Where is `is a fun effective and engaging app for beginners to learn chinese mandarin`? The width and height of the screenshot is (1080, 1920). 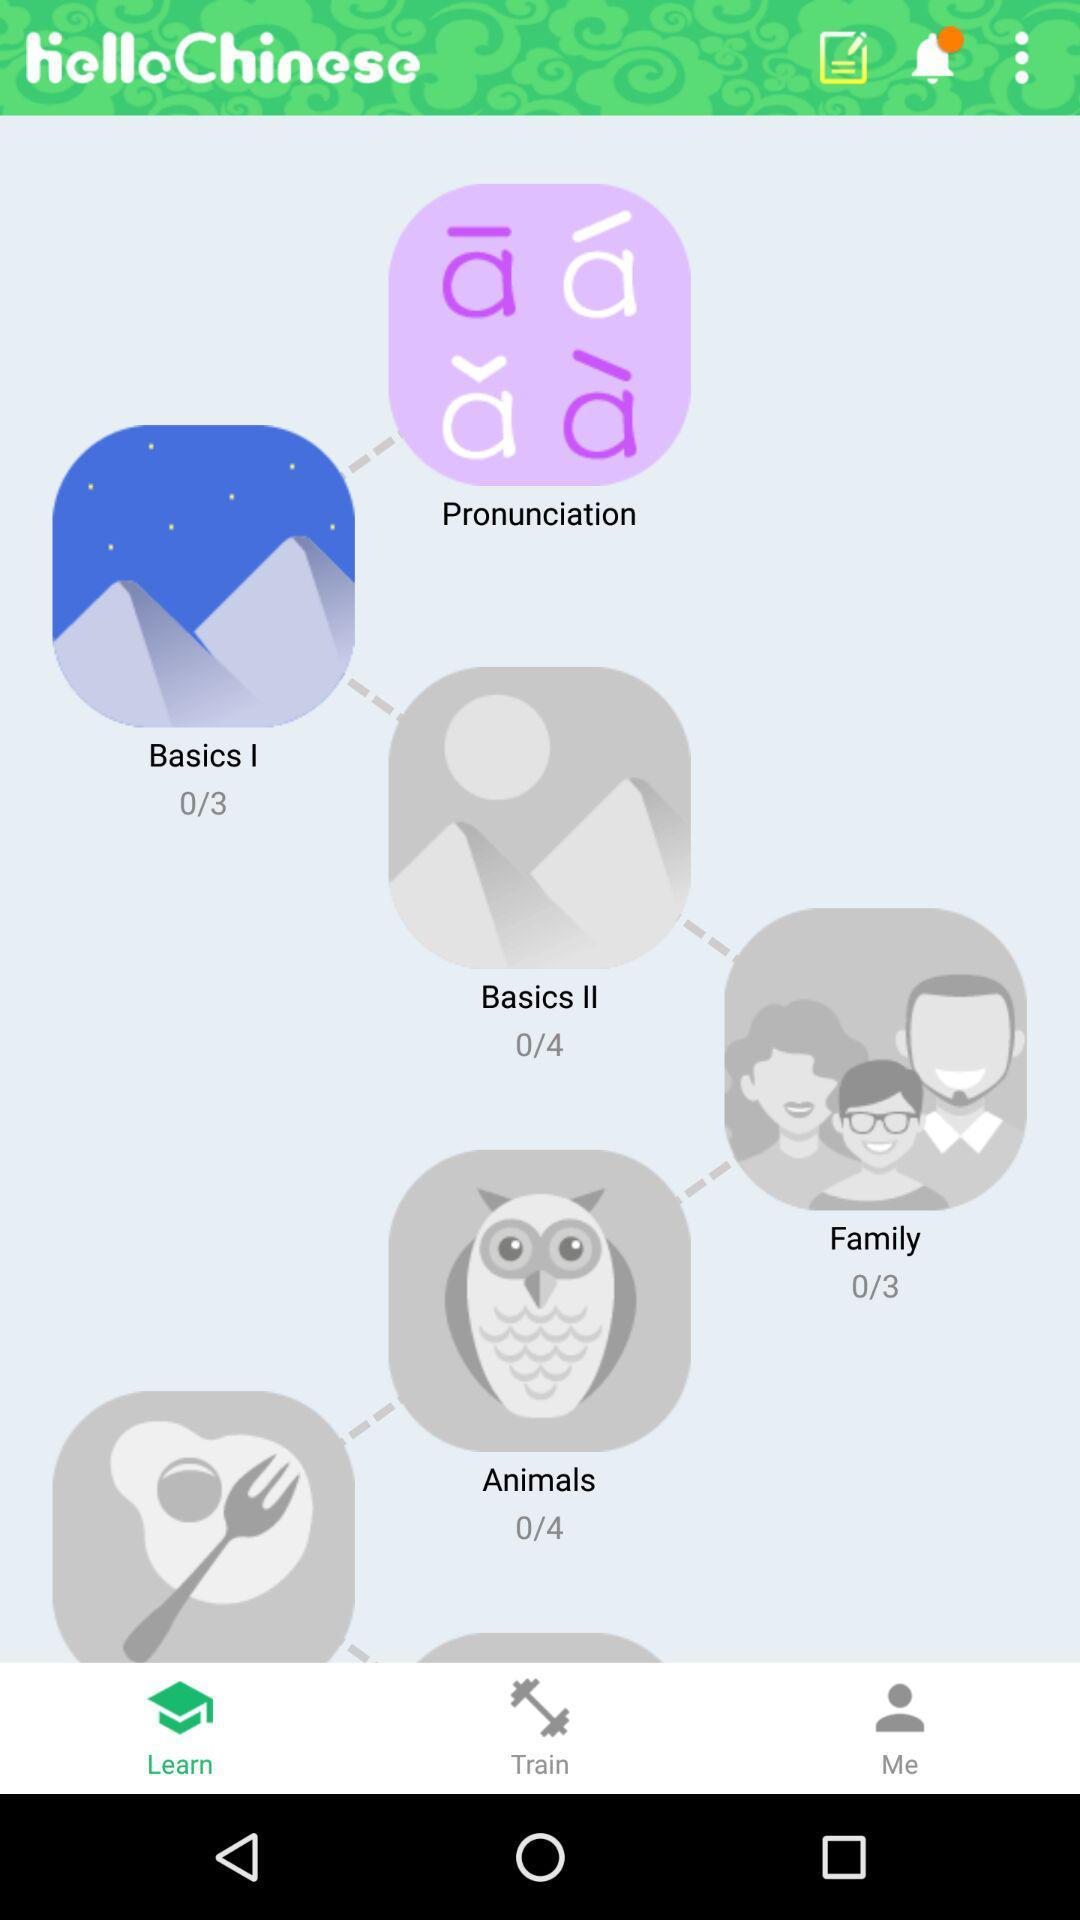 is a fun effective and engaging app for beginners to learn chinese mandarin is located at coordinates (1021, 57).